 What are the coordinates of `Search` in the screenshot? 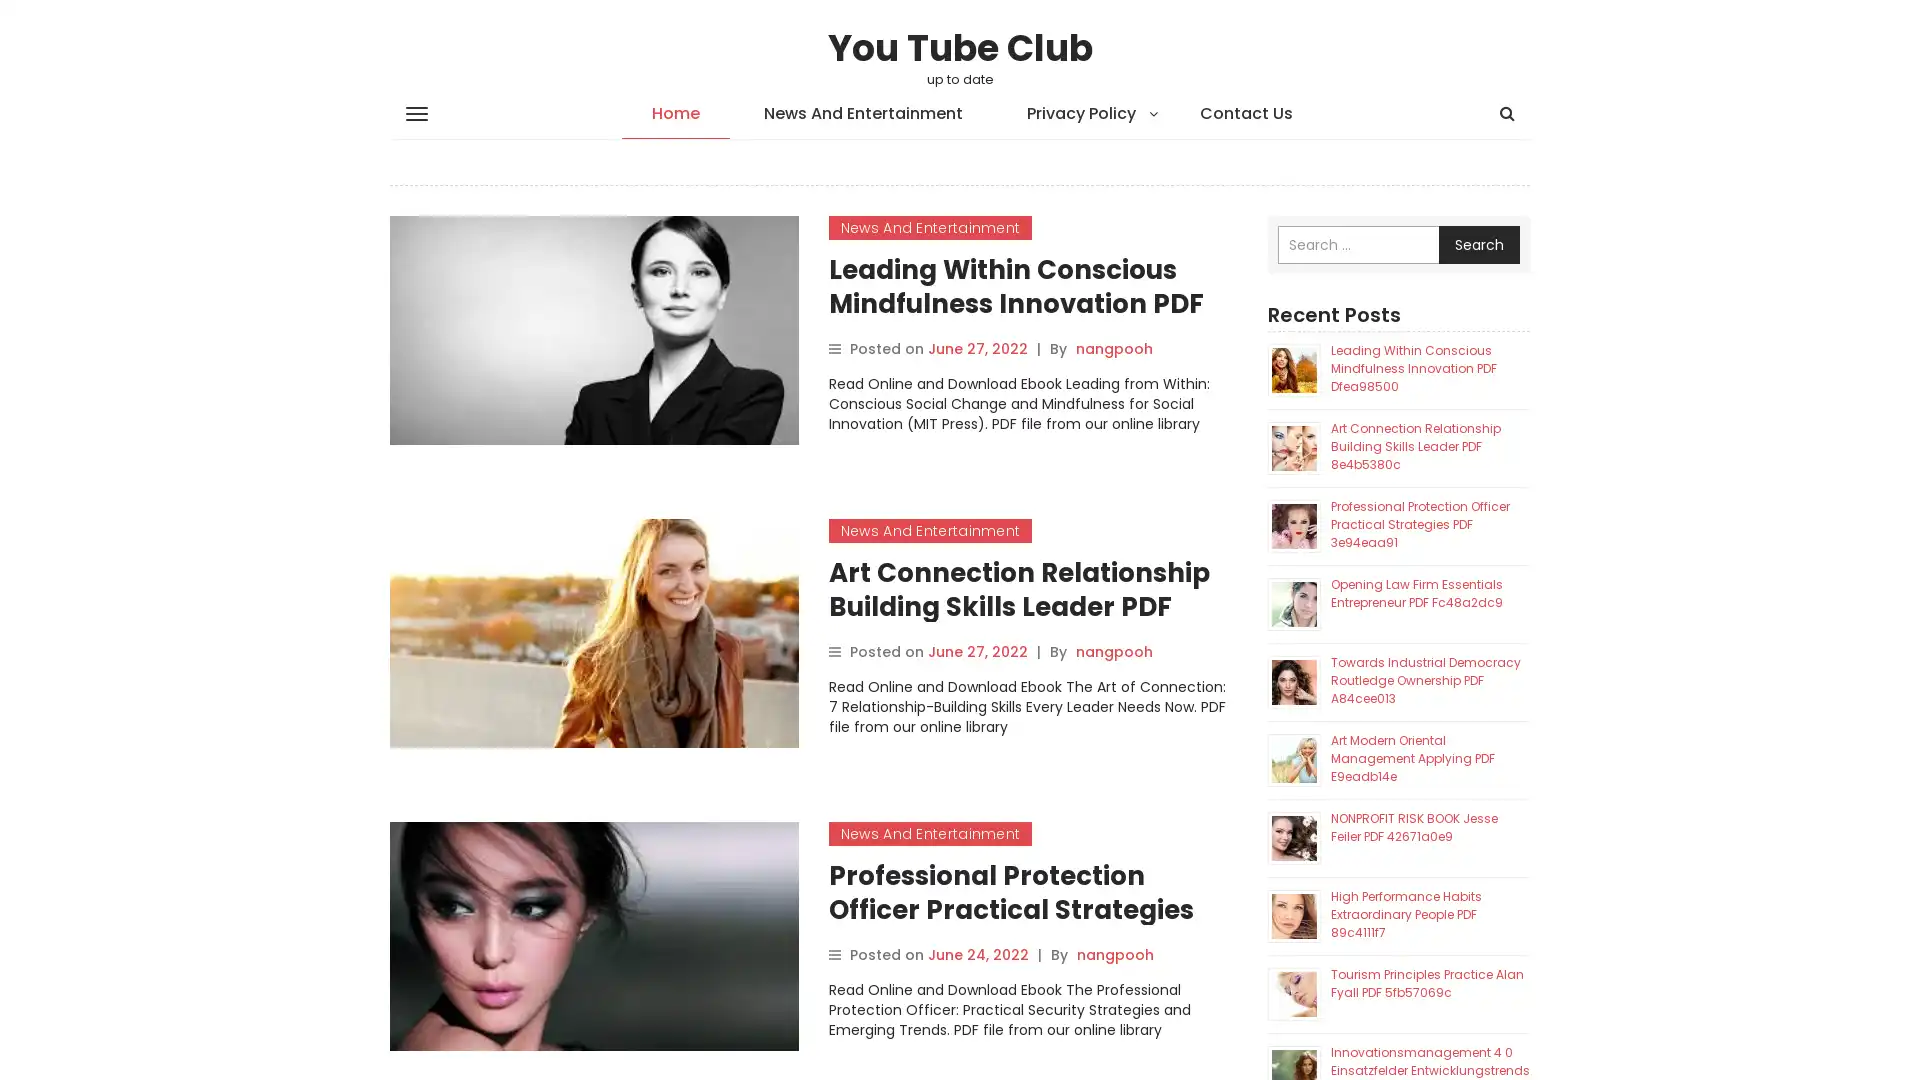 It's located at (1479, 244).